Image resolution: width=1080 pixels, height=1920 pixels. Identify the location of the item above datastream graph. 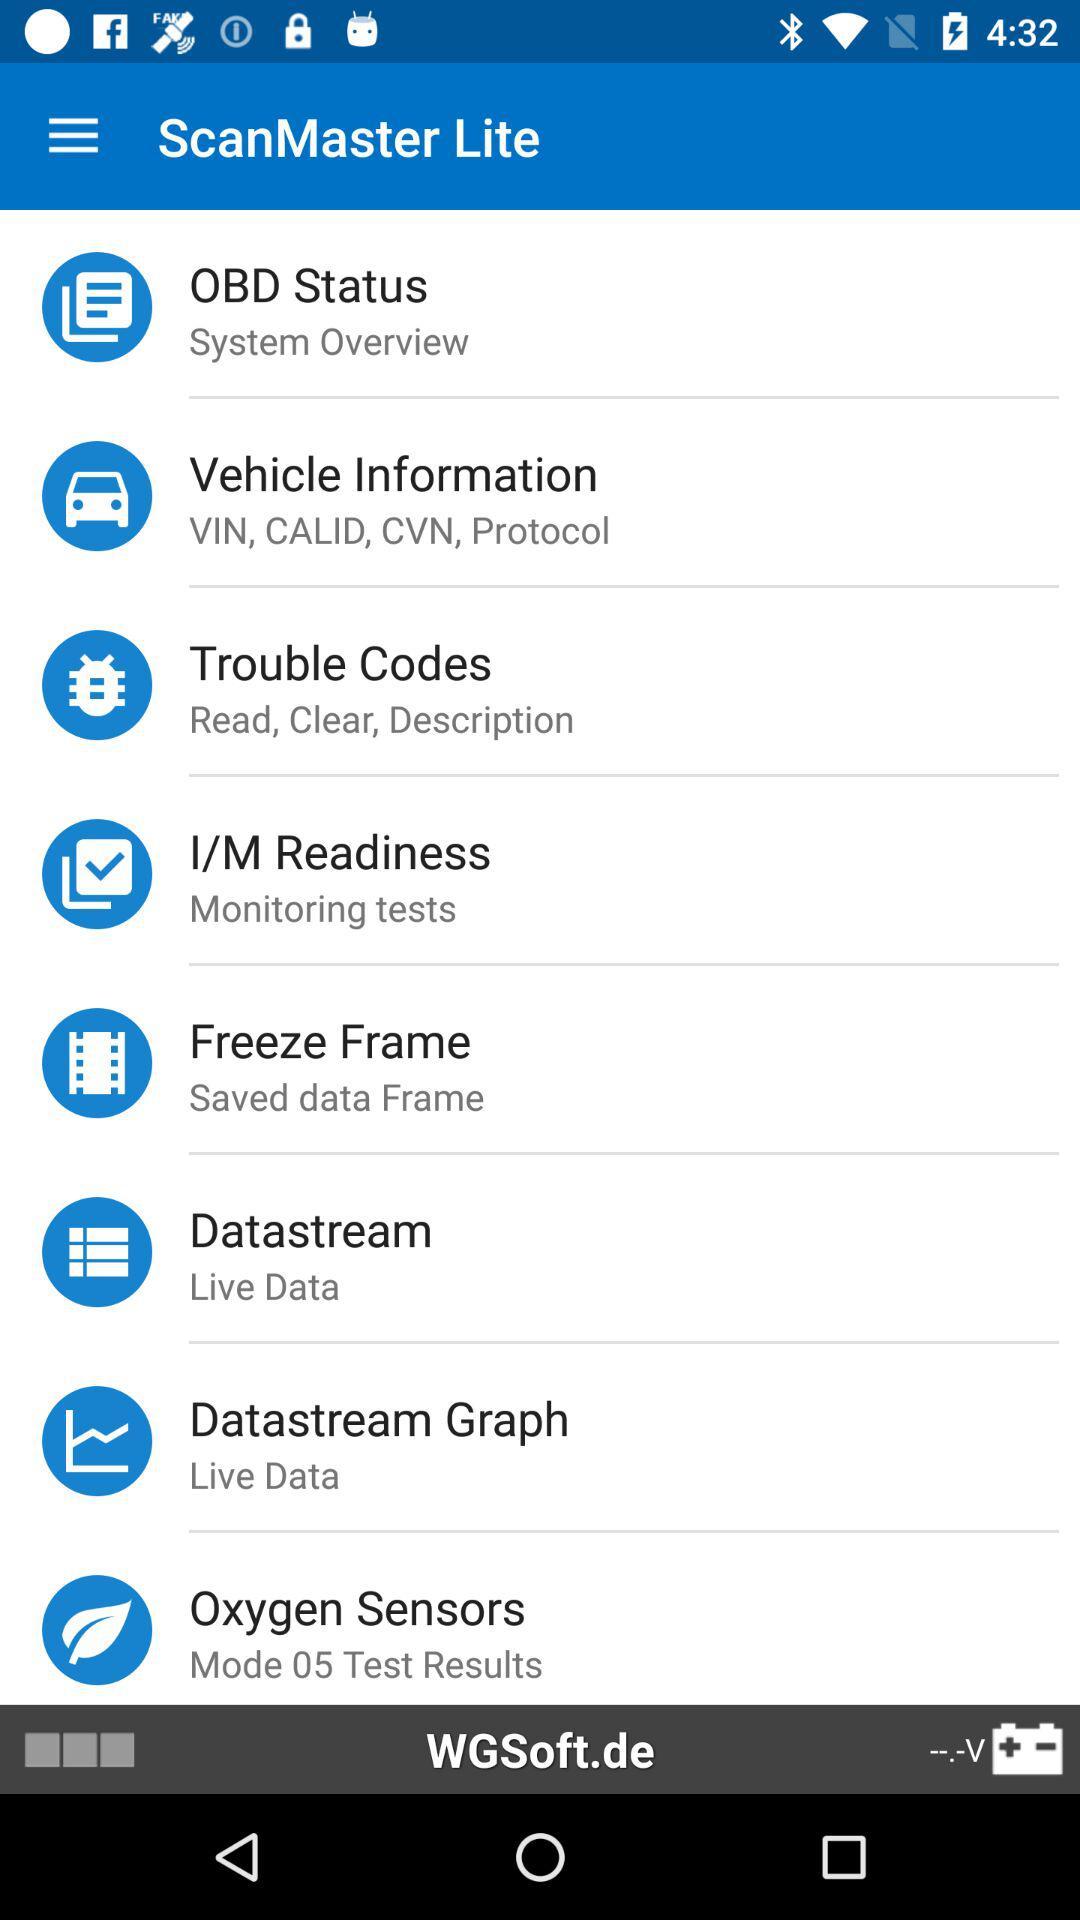
(623, 1342).